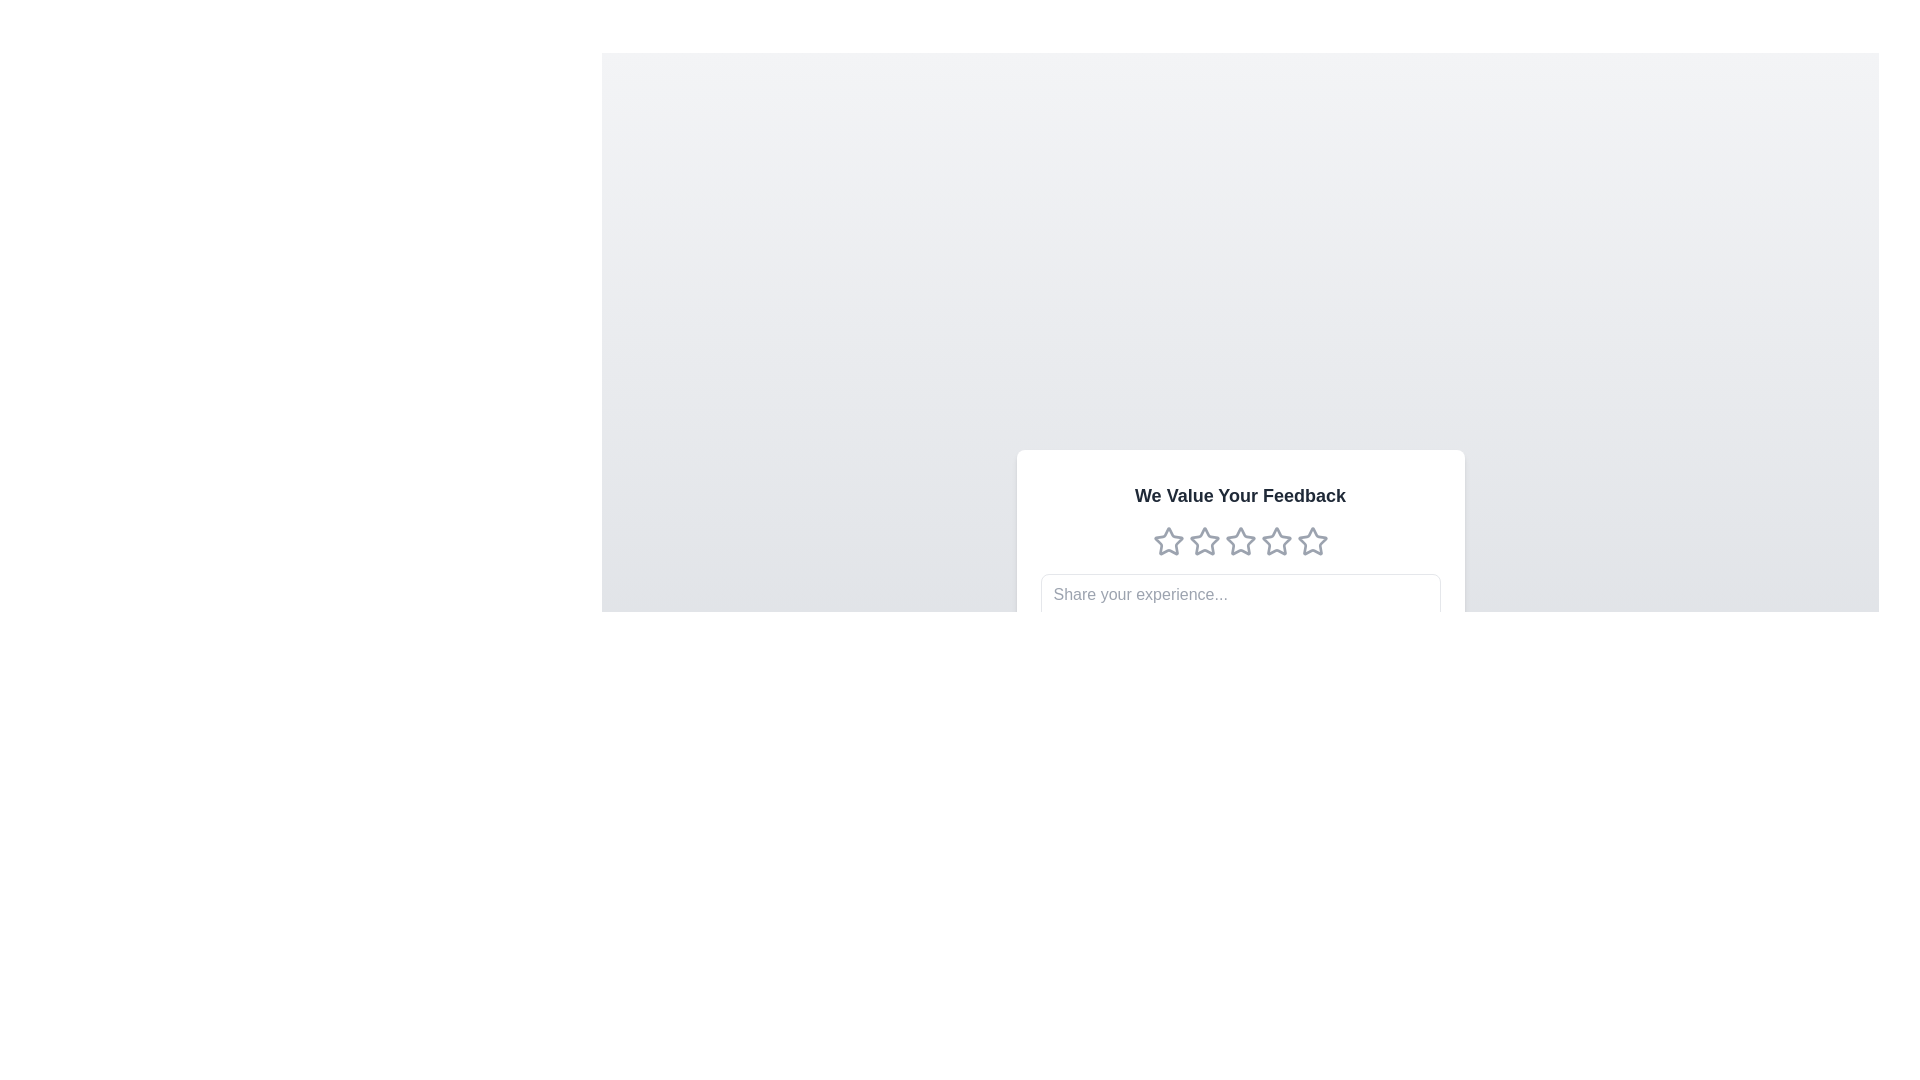  I want to click on the second star rating icon in the feedback system, so click(1203, 541).